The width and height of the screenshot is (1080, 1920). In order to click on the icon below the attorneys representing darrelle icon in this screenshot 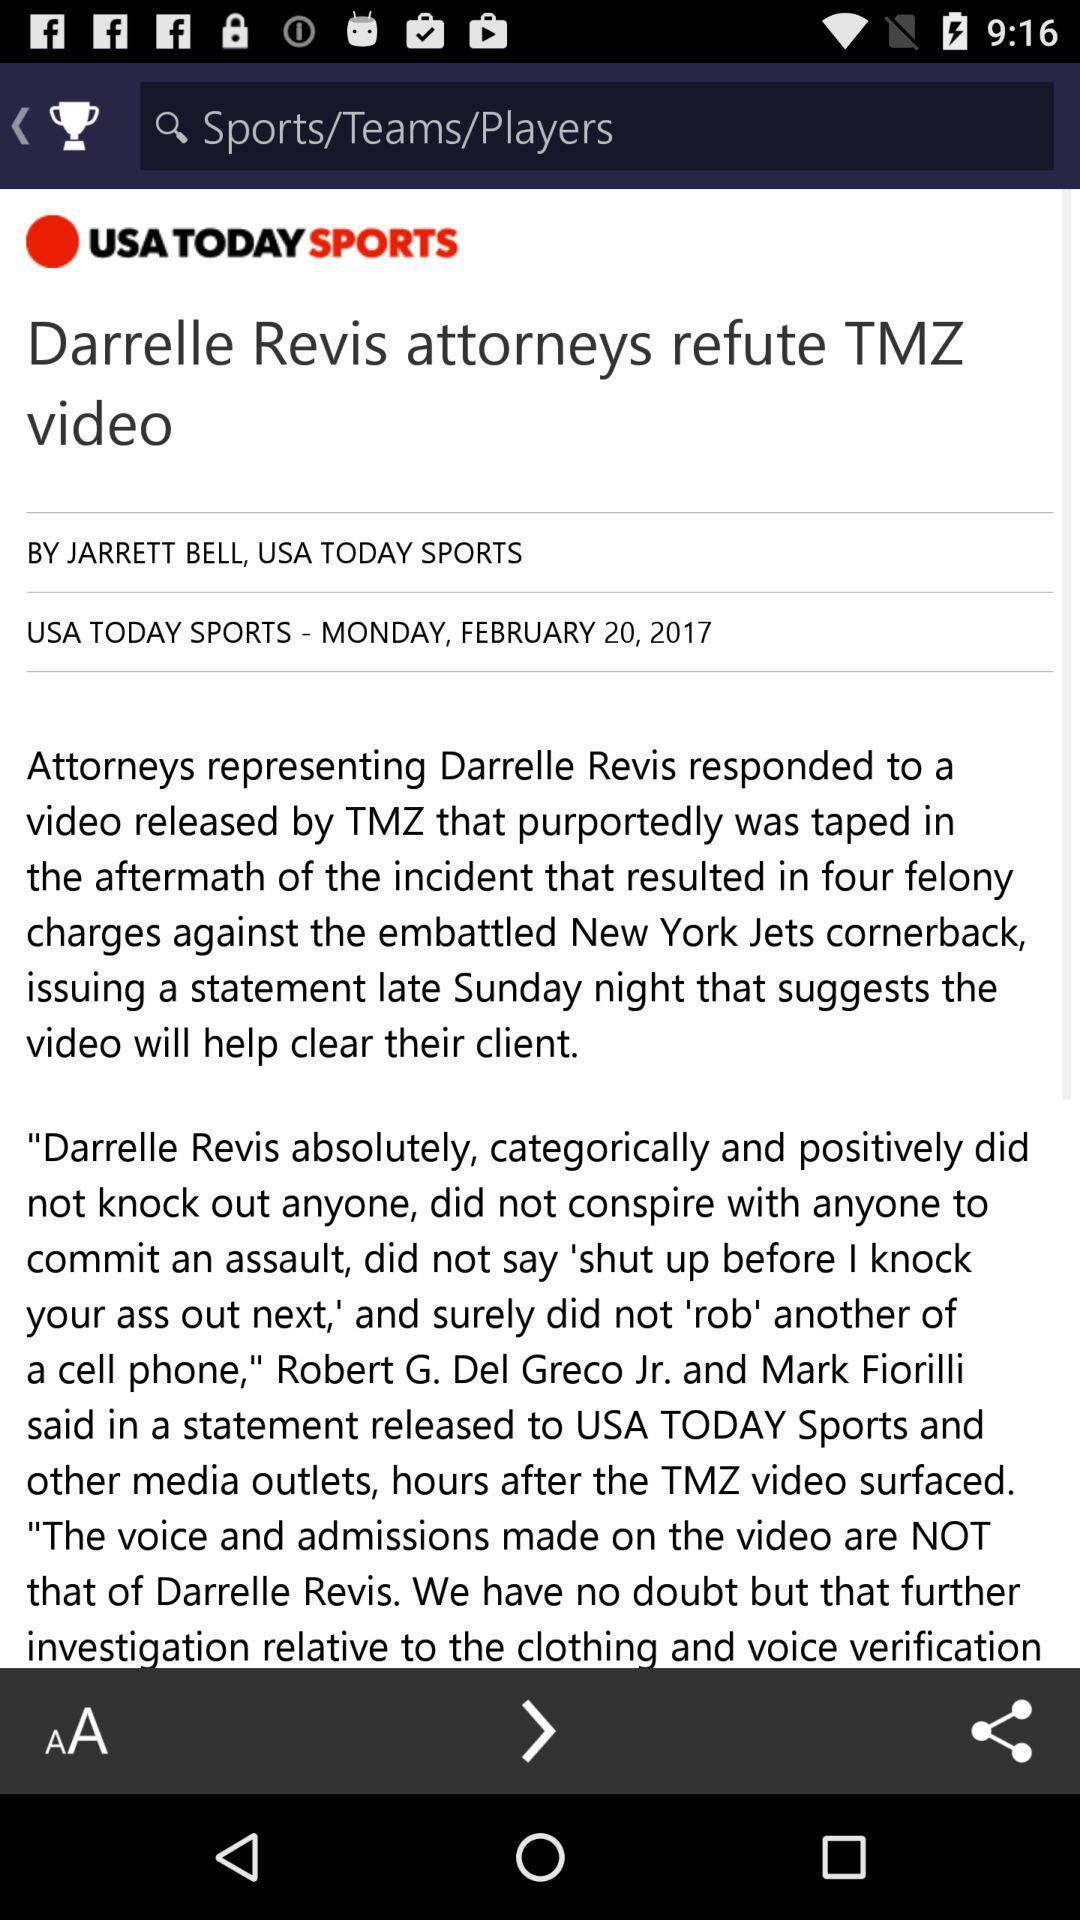, I will do `click(1002, 1730)`.